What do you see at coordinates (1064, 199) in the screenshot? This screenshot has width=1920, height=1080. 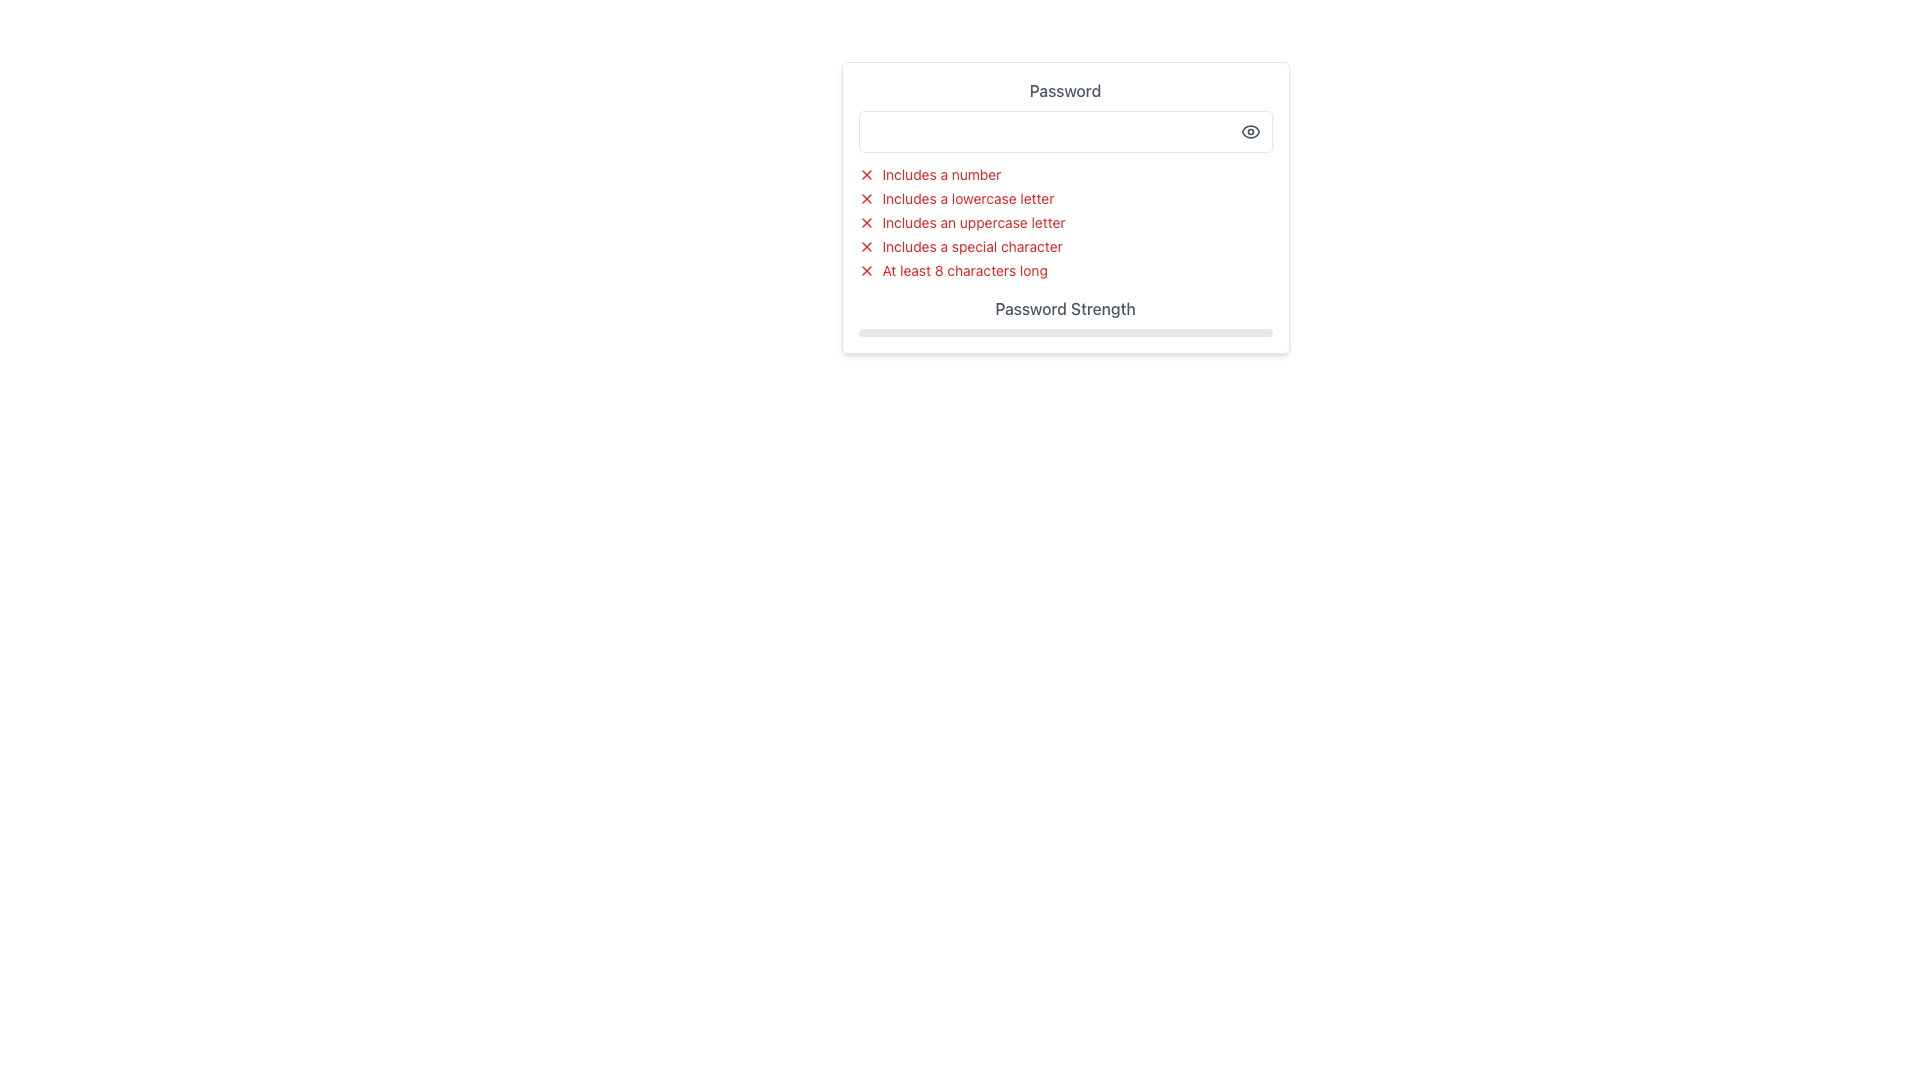 I see `text 'Includes a lowercase letter' which is styled in a small font size and red color, located as the second item in the list of password strength criteria below the password input field` at bounding box center [1064, 199].